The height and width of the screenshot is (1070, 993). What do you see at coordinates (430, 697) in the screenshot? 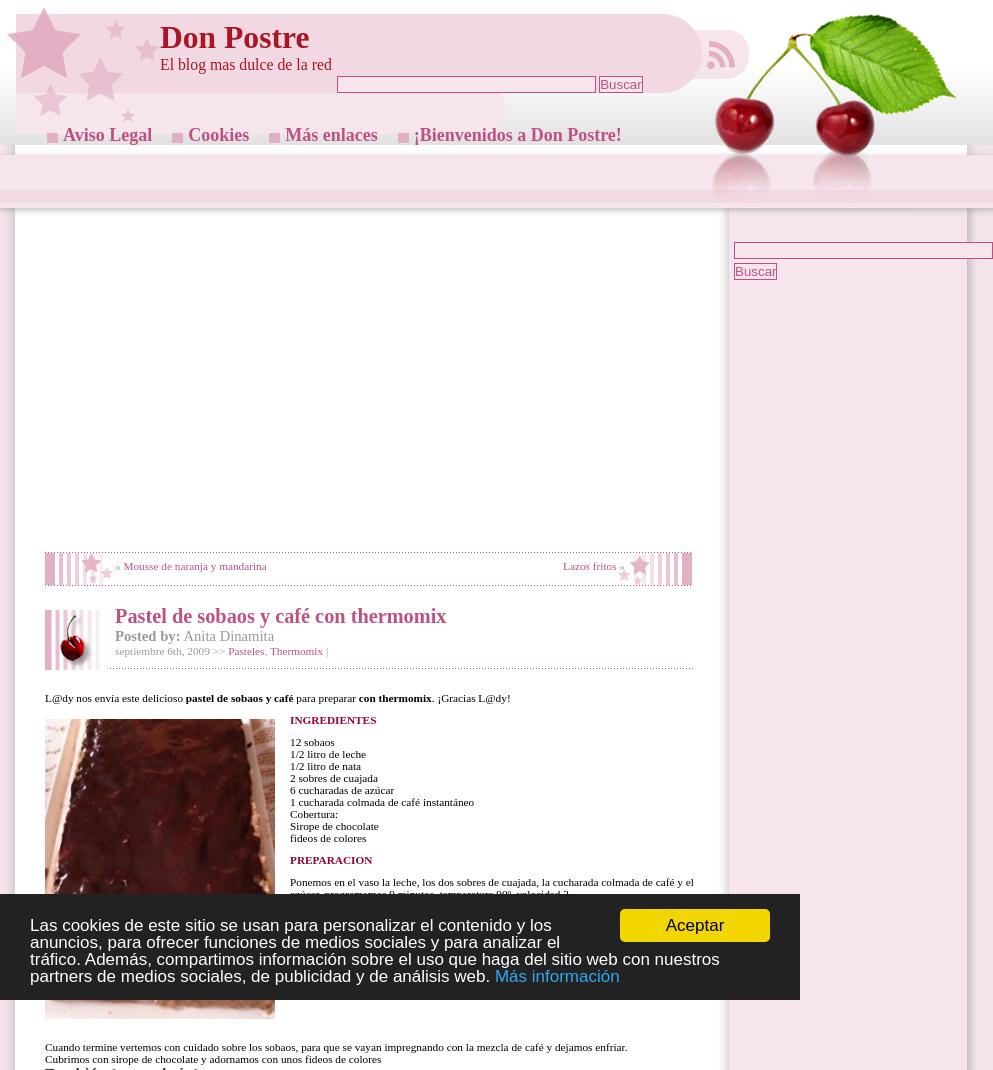
I see `'. ¡Gracias L@dy!'` at bounding box center [430, 697].